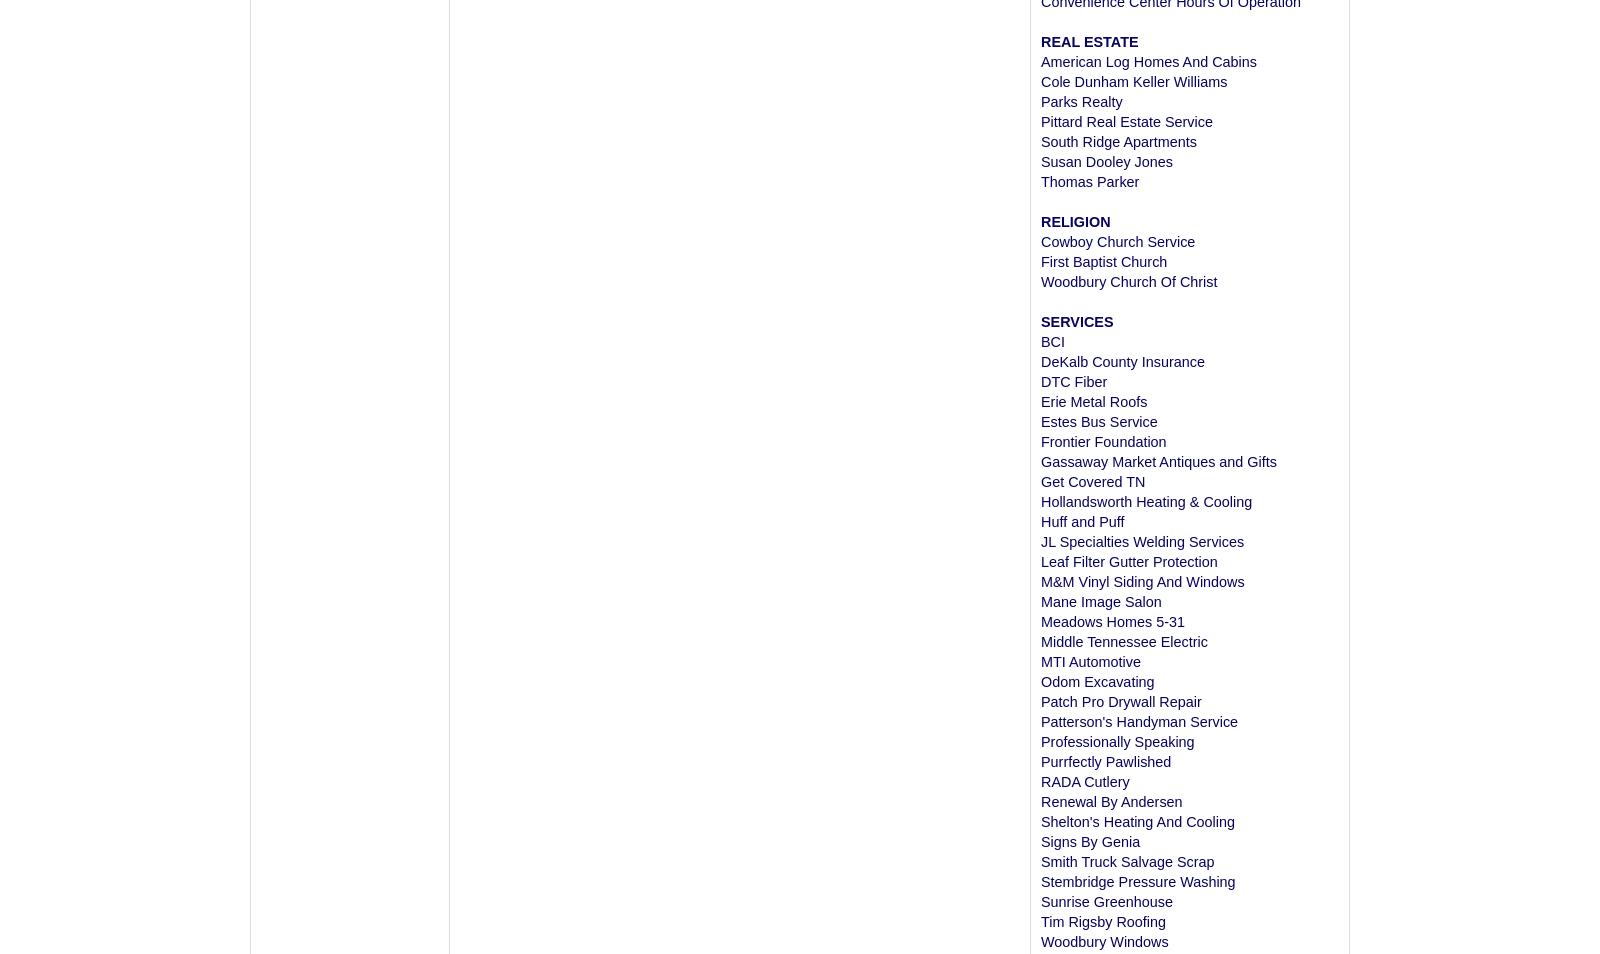 The image size is (1600, 954). Describe the element at coordinates (1099, 421) in the screenshot. I see `'Estes Bus Service'` at that location.